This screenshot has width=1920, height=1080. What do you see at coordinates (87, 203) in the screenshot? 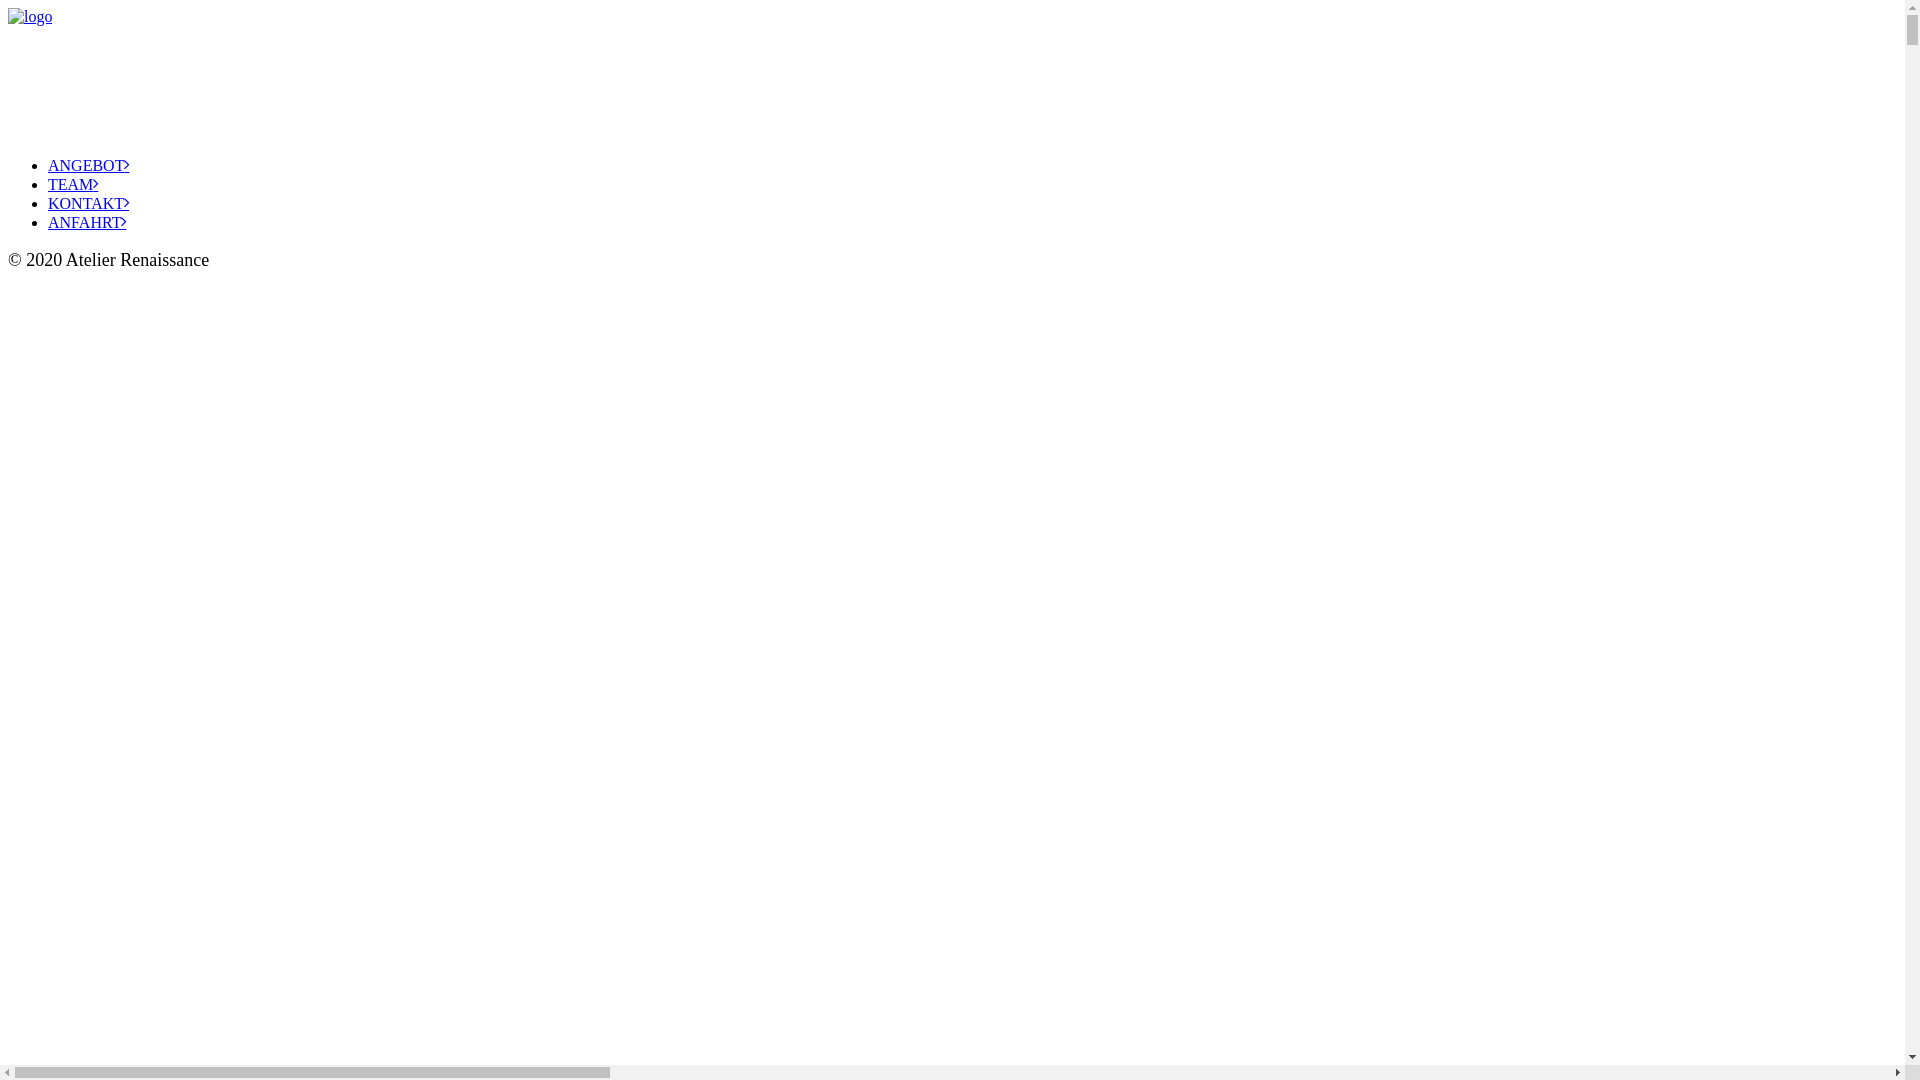
I see `'KONTAKT'` at bounding box center [87, 203].